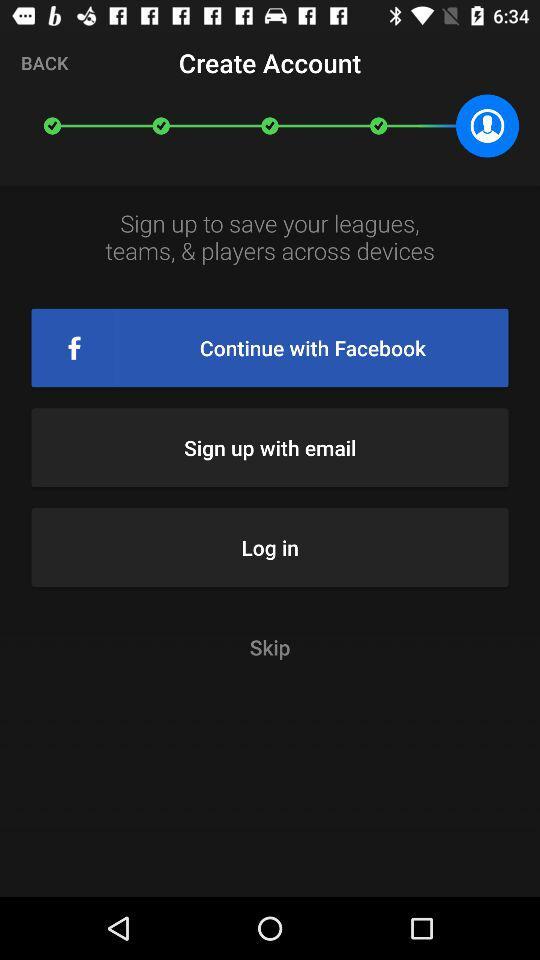  Describe the element at coordinates (44, 62) in the screenshot. I see `icon at the top left corner` at that location.